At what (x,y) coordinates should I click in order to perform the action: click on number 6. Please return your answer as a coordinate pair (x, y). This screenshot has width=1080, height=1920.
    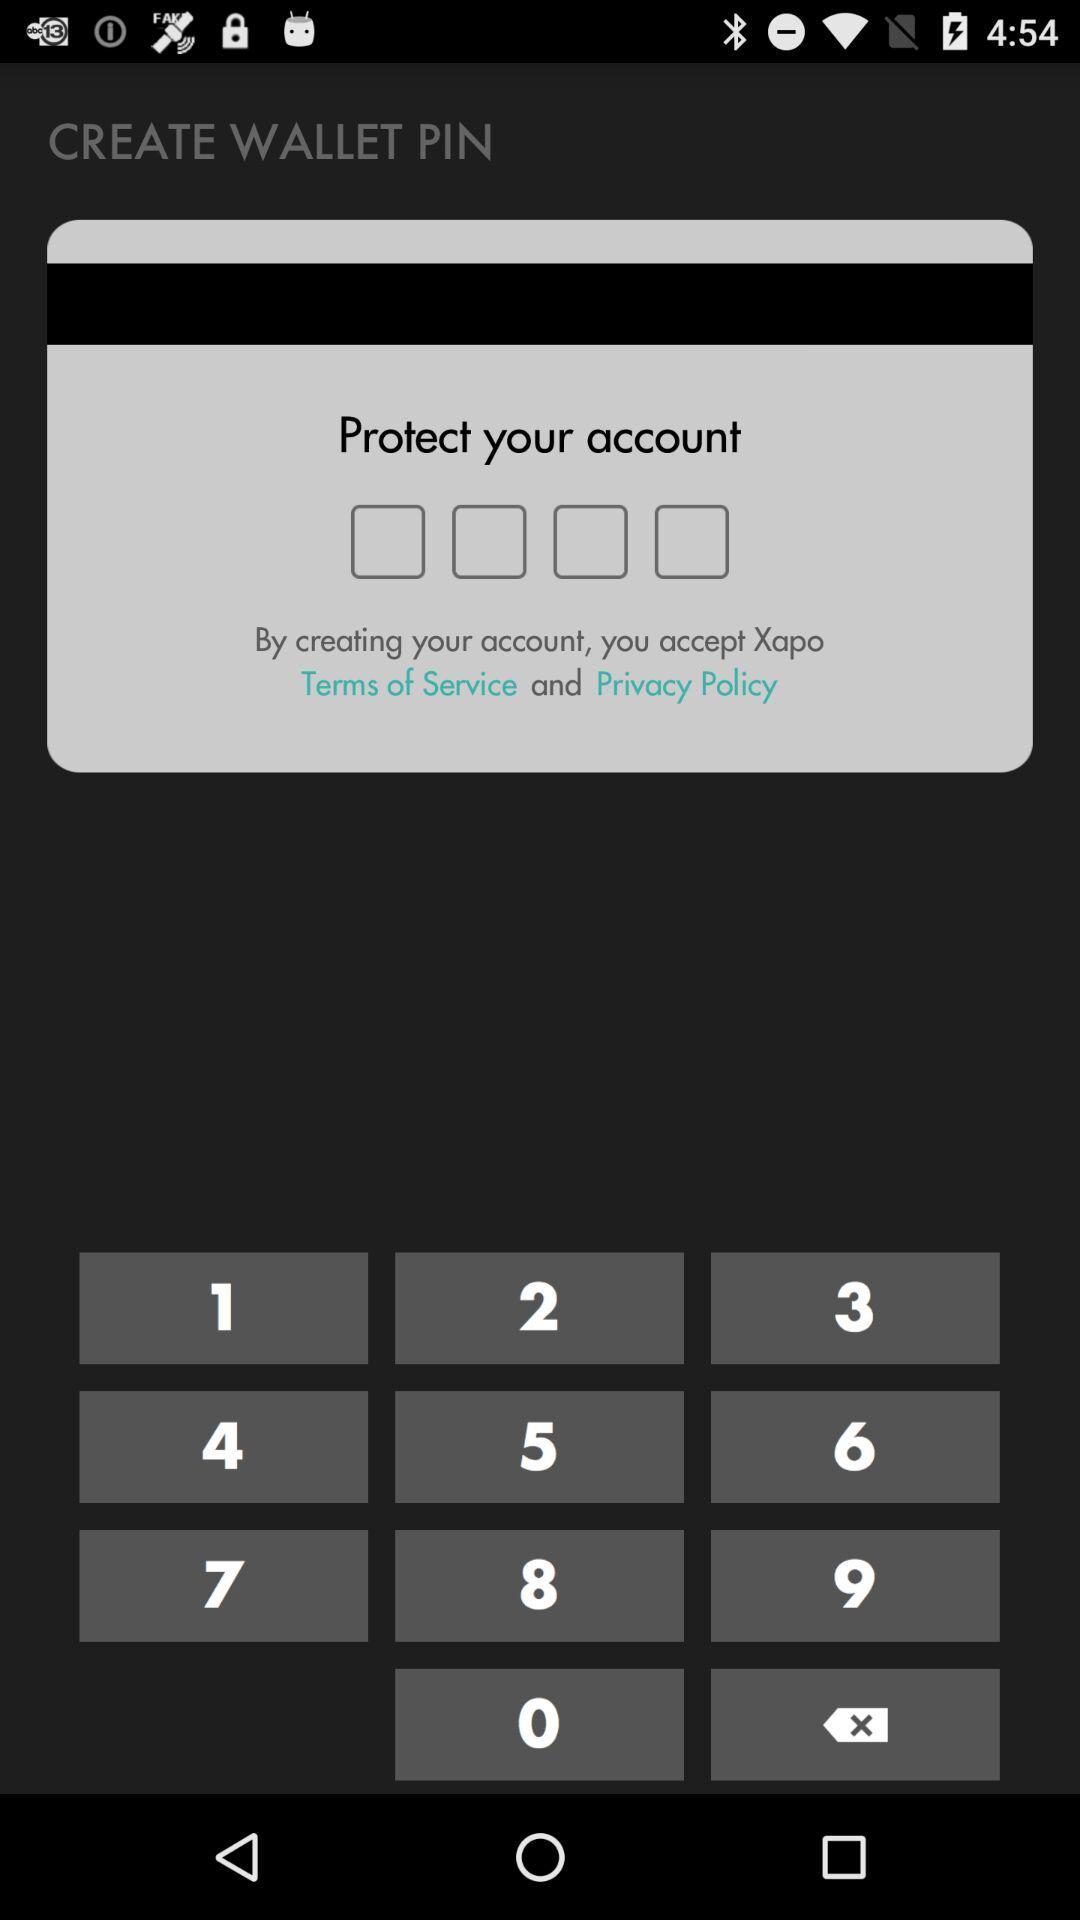
    Looking at the image, I should click on (855, 1447).